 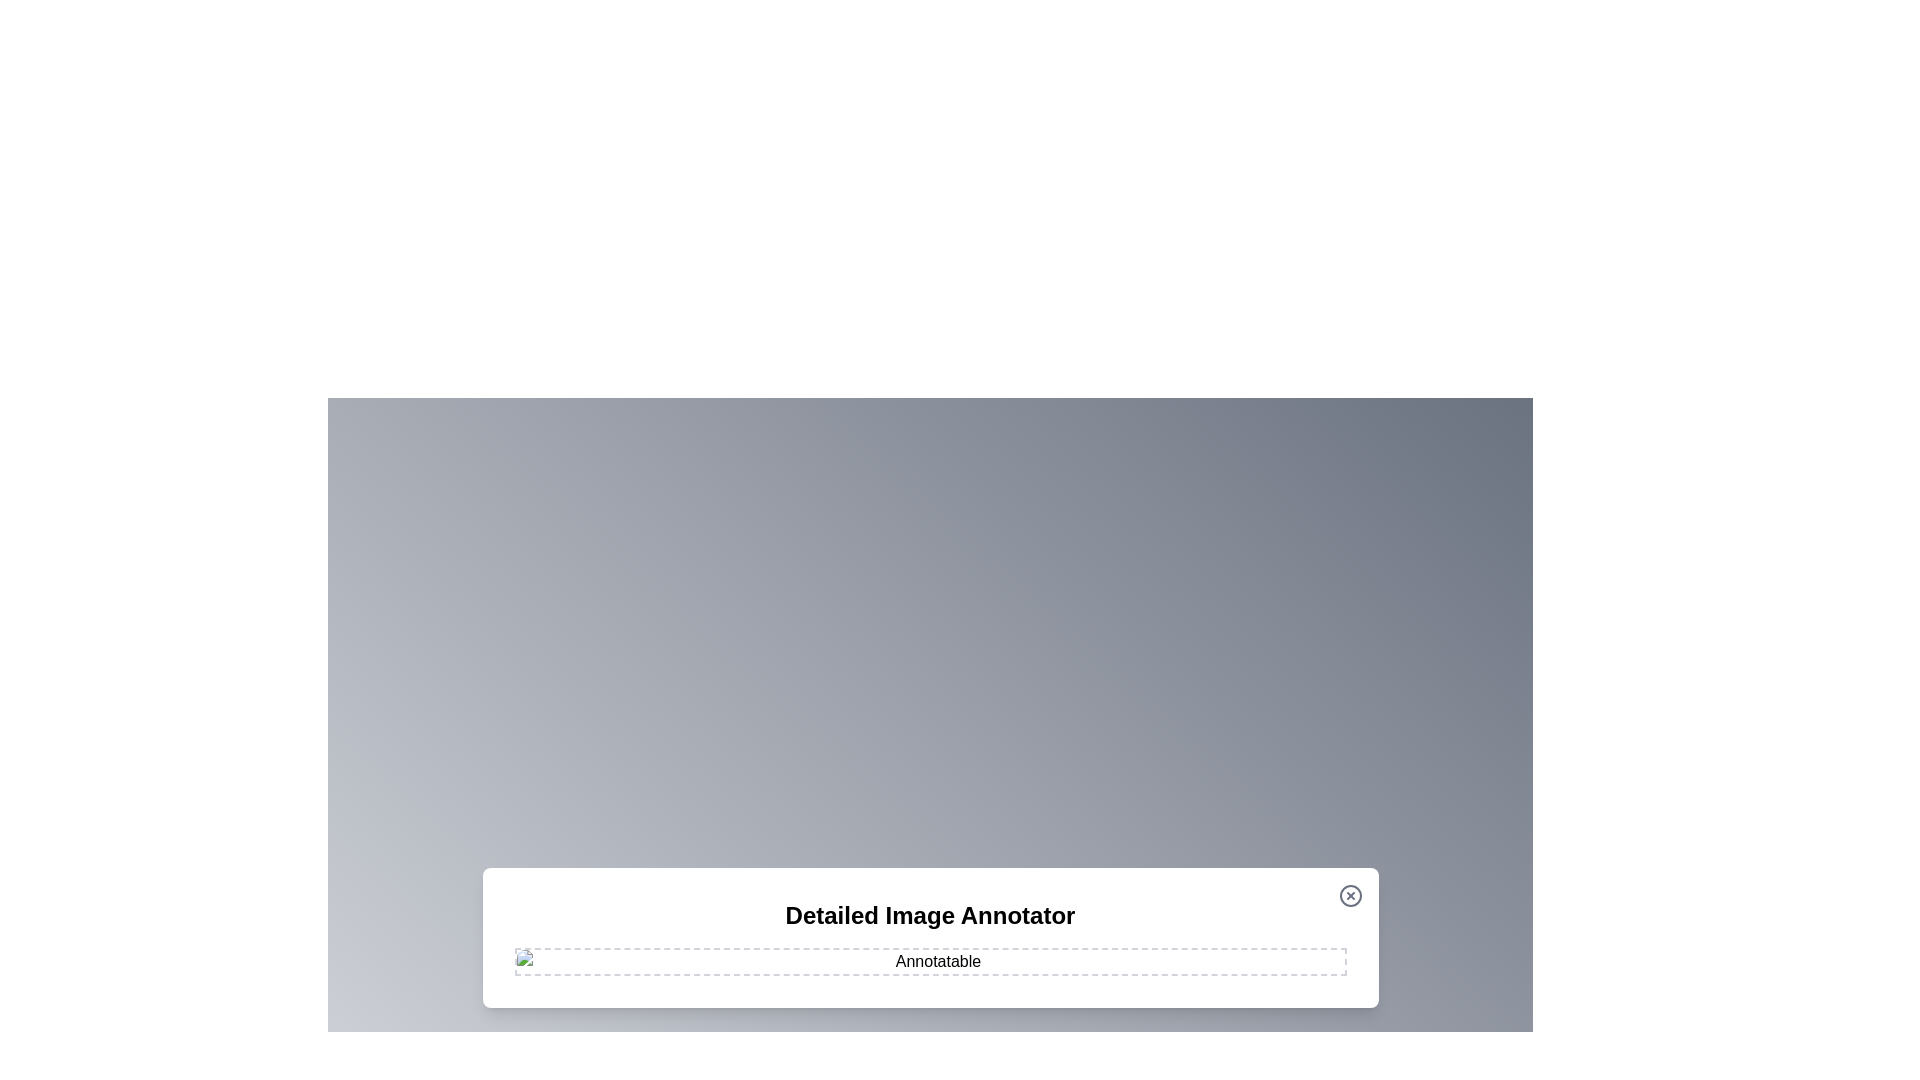 I want to click on the image at coordinates (1237, 962) to add an annotation, so click(x=1236, y=960).